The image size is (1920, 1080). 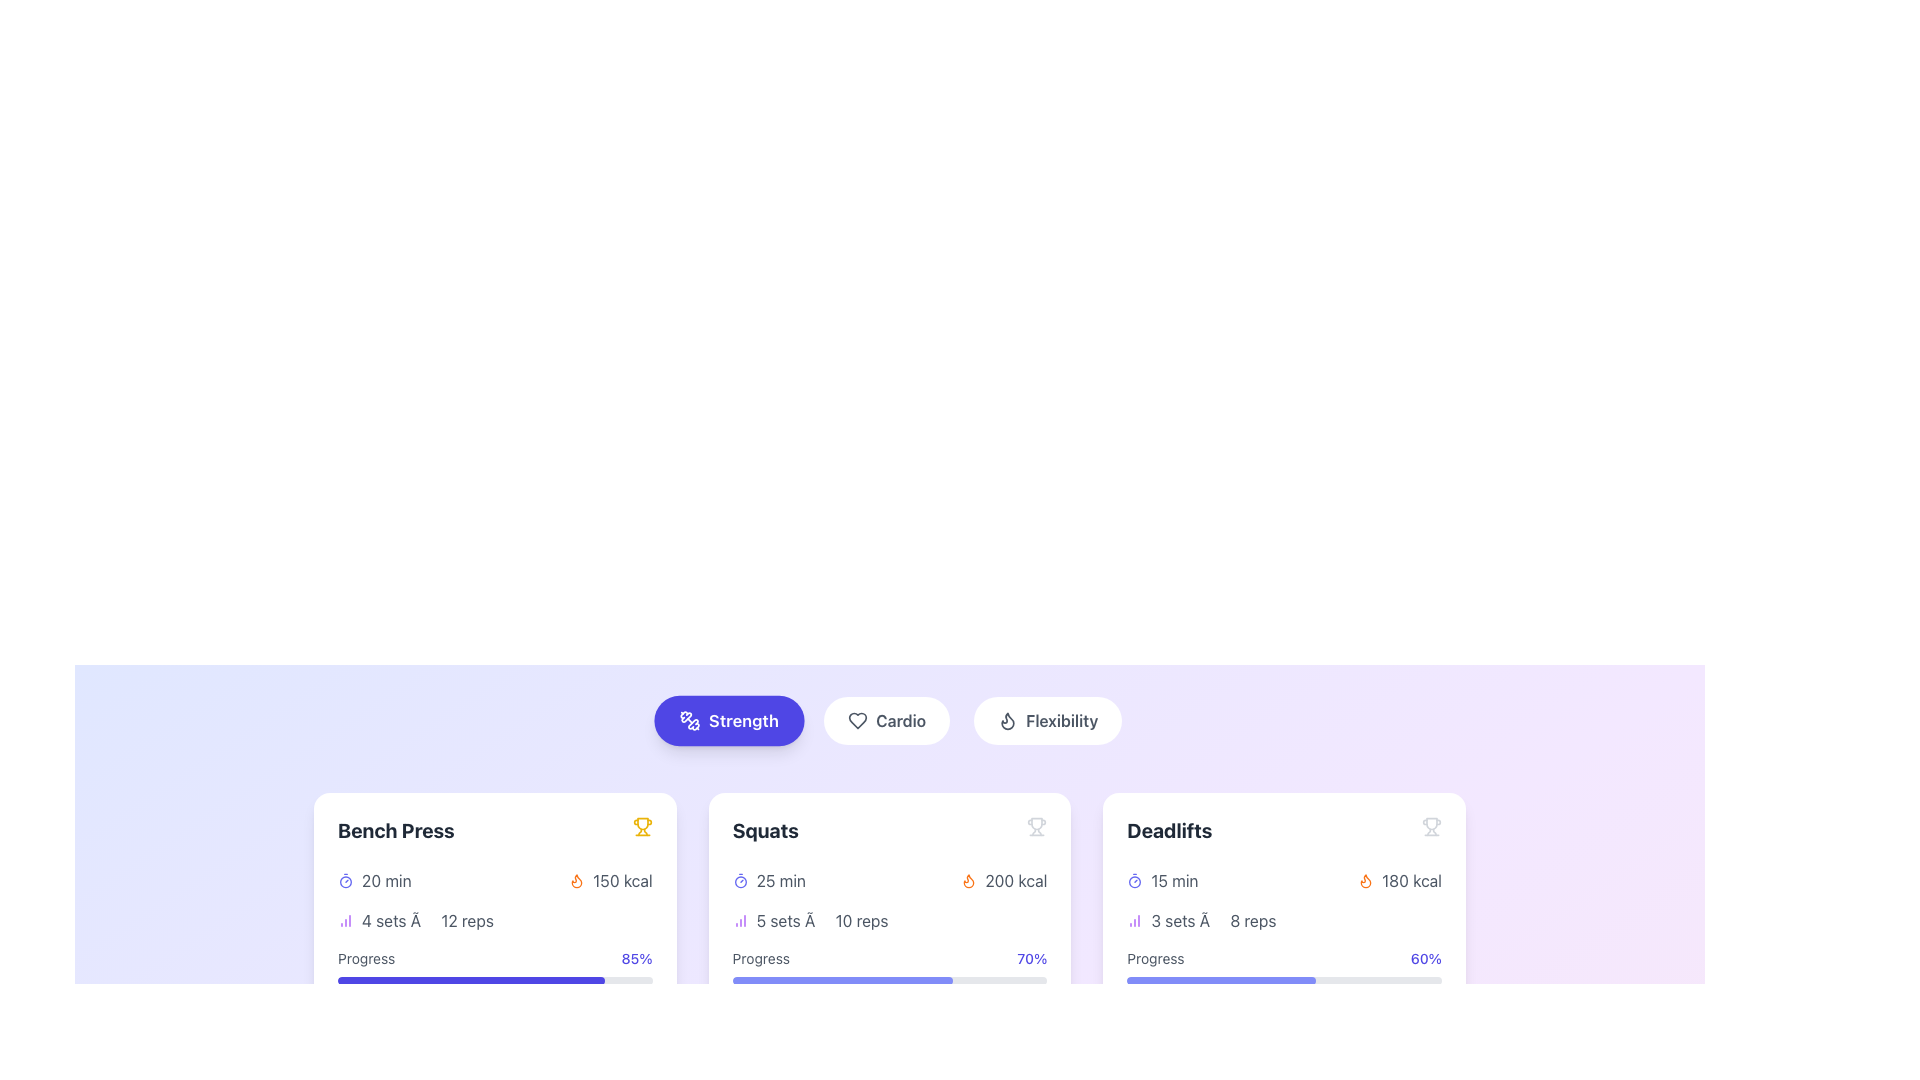 What do you see at coordinates (888, 879) in the screenshot?
I see `the informational display bar located within the 'Squats' workout card, which shows key metrics such as duration and calories burned` at bounding box center [888, 879].